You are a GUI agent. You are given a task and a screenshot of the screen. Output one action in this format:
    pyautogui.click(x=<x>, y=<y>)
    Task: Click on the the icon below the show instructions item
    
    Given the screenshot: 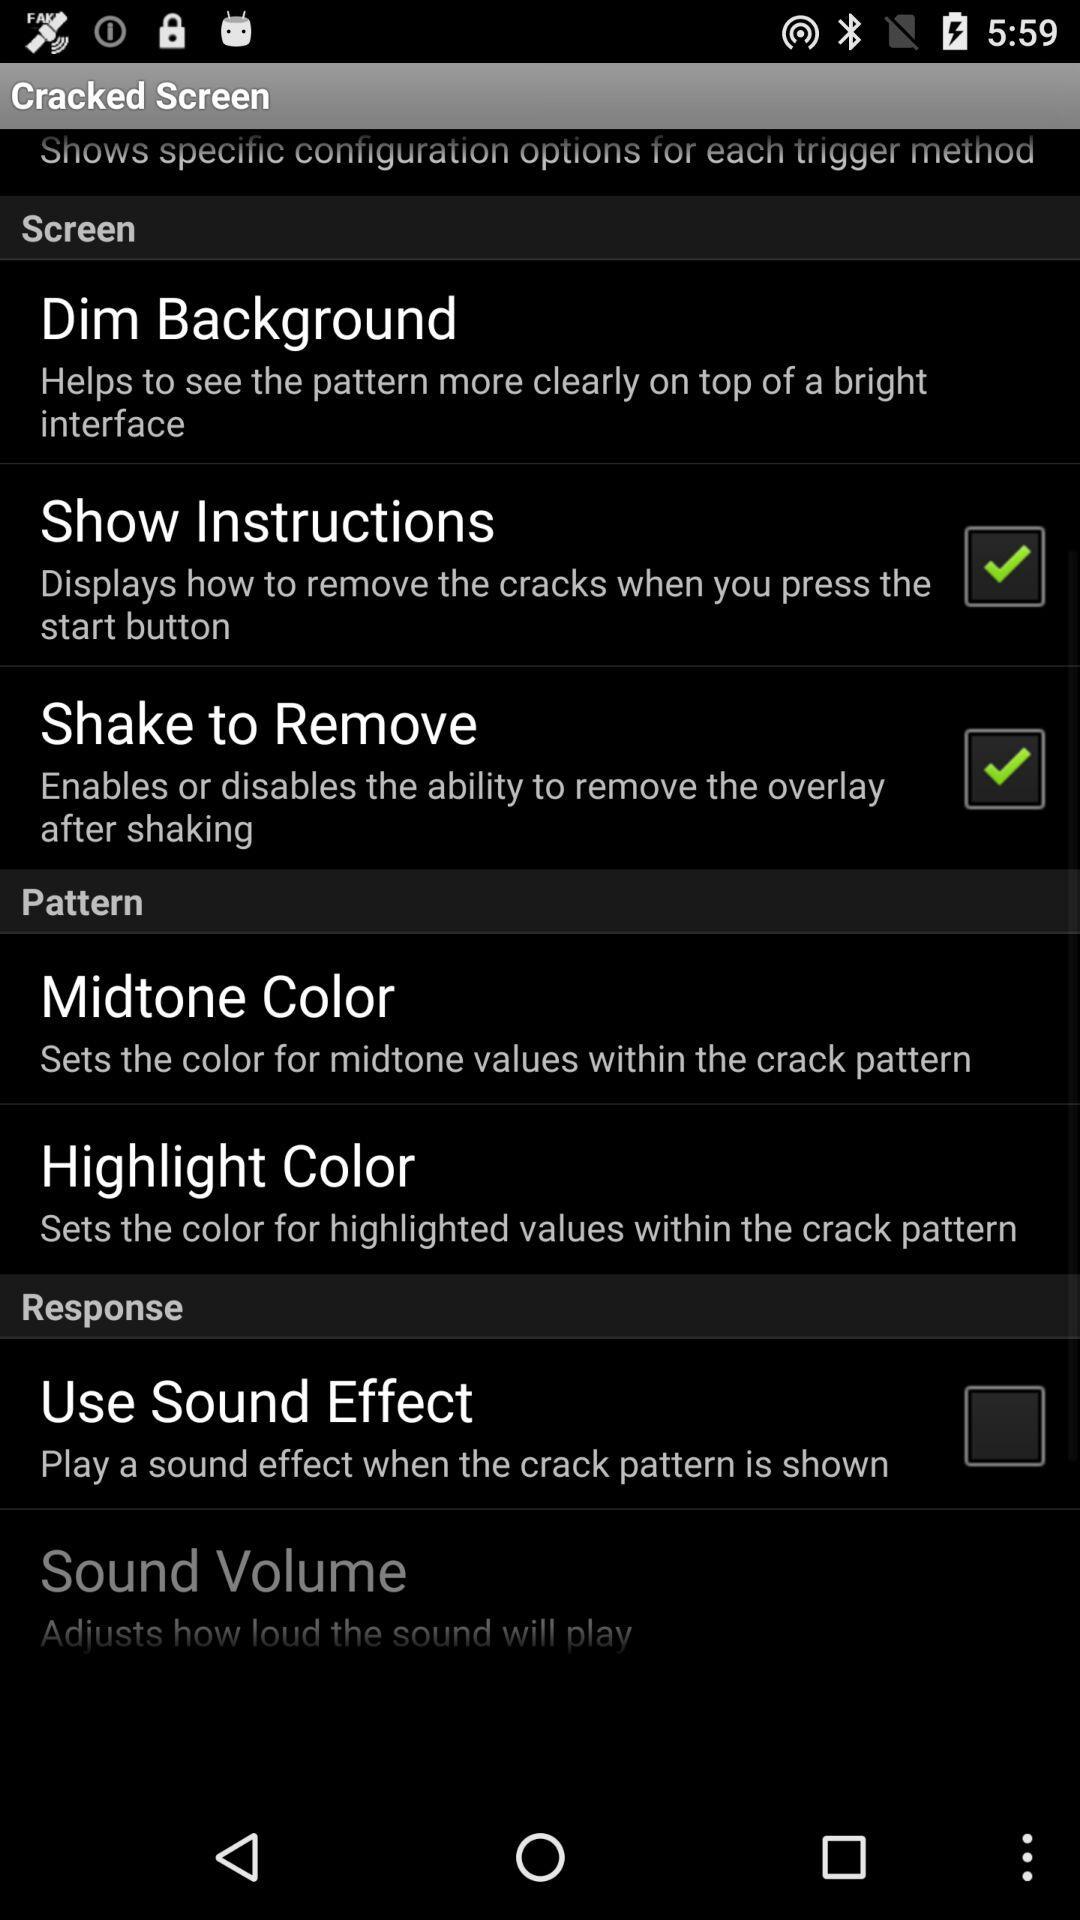 What is the action you would take?
    pyautogui.click(x=489, y=602)
    